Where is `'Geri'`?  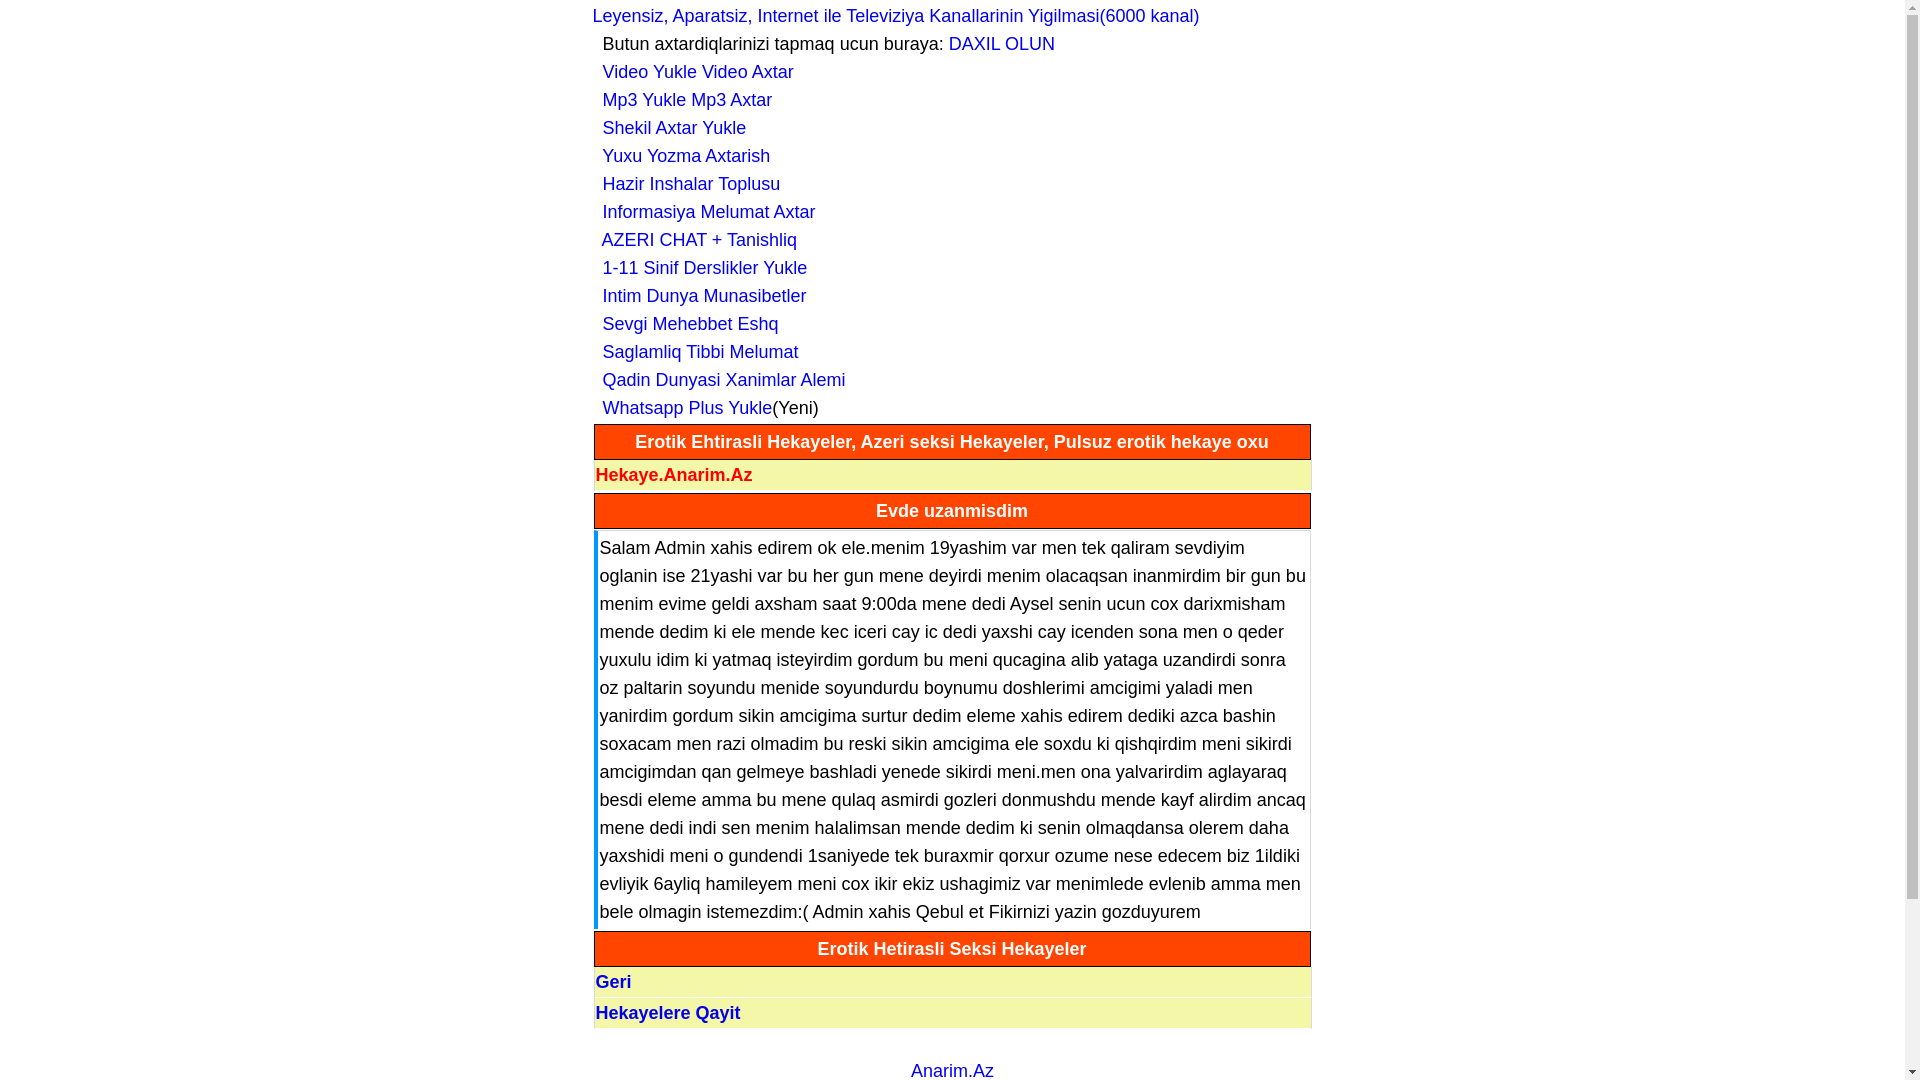 'Geri' is located at coordinates (613, 981).